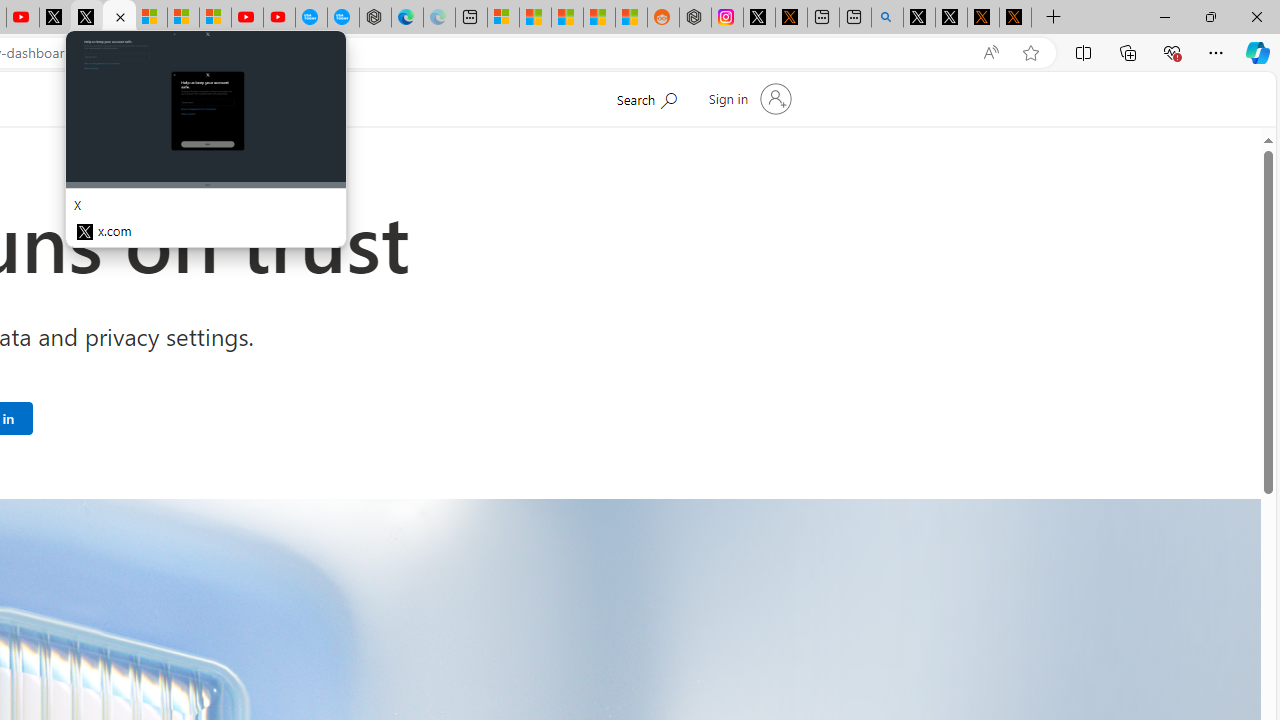  What do you see at coordinates (646, 97) in the screenshot?
I see `'Search Microsoft.com'` at bounding box center [646, 97].